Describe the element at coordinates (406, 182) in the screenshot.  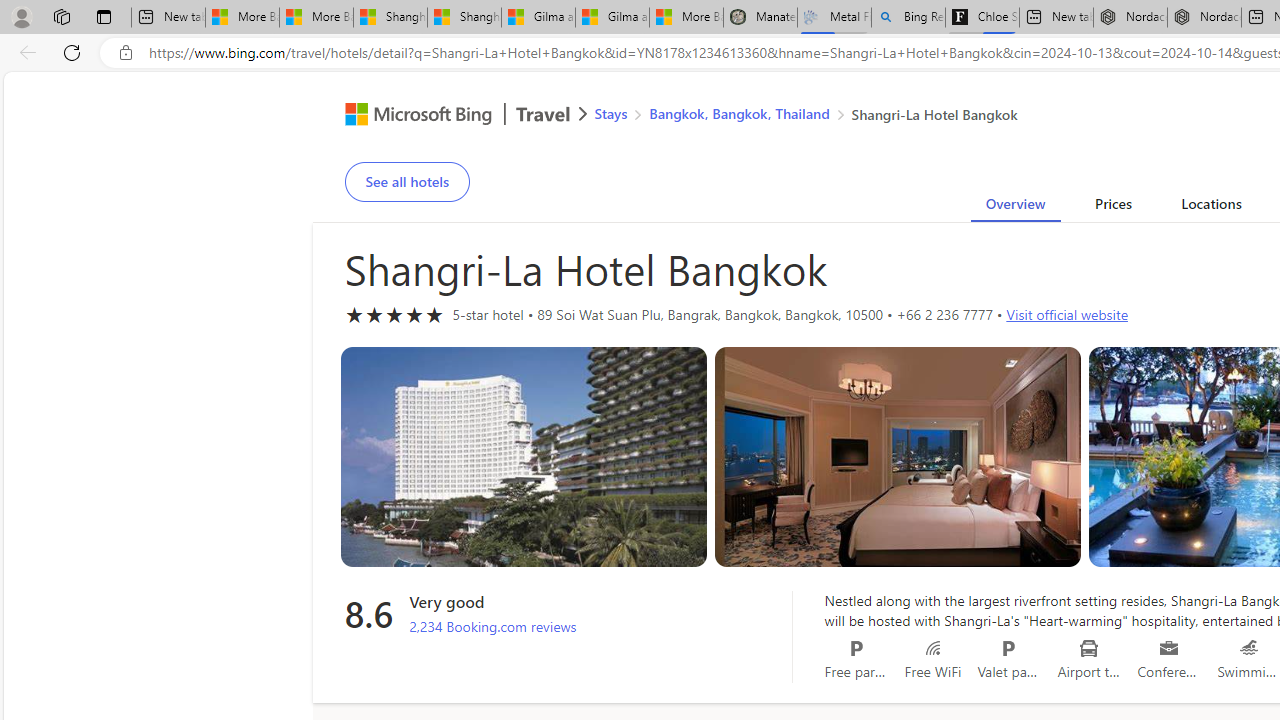
I see `'See all hotels'` at that location.